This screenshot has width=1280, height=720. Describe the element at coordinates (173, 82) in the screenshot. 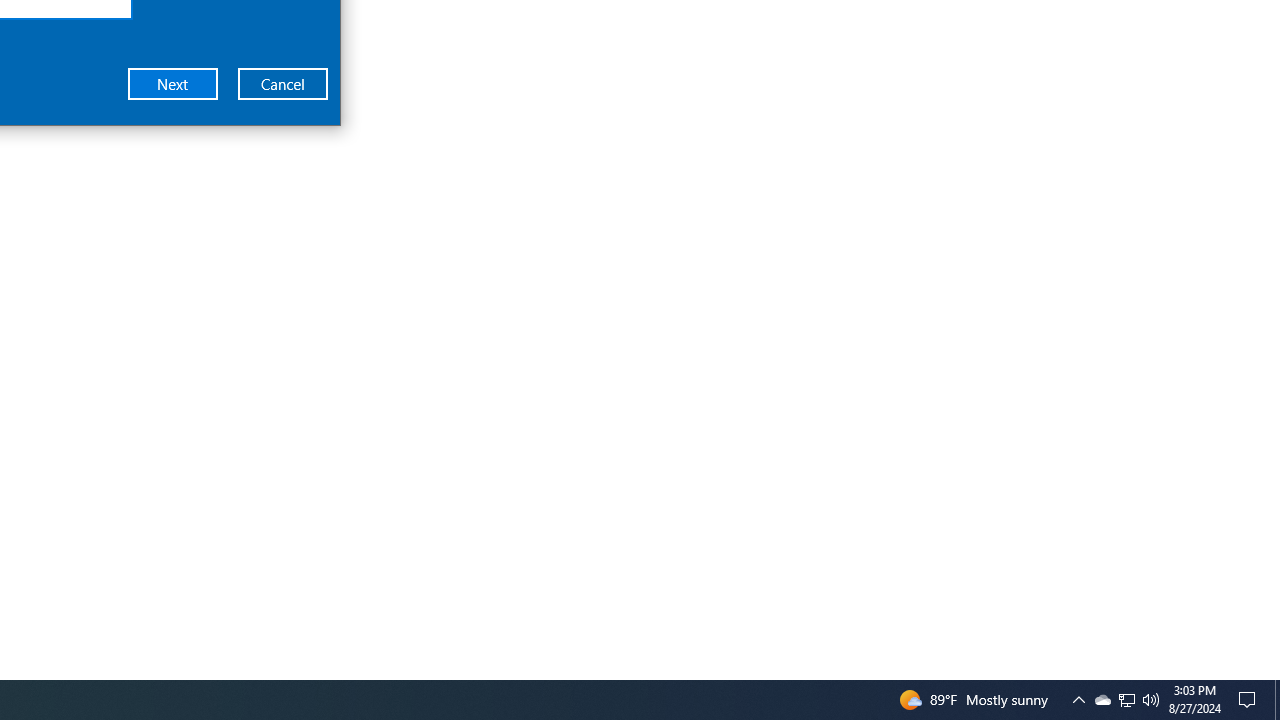

I see `'Next'` at that location.